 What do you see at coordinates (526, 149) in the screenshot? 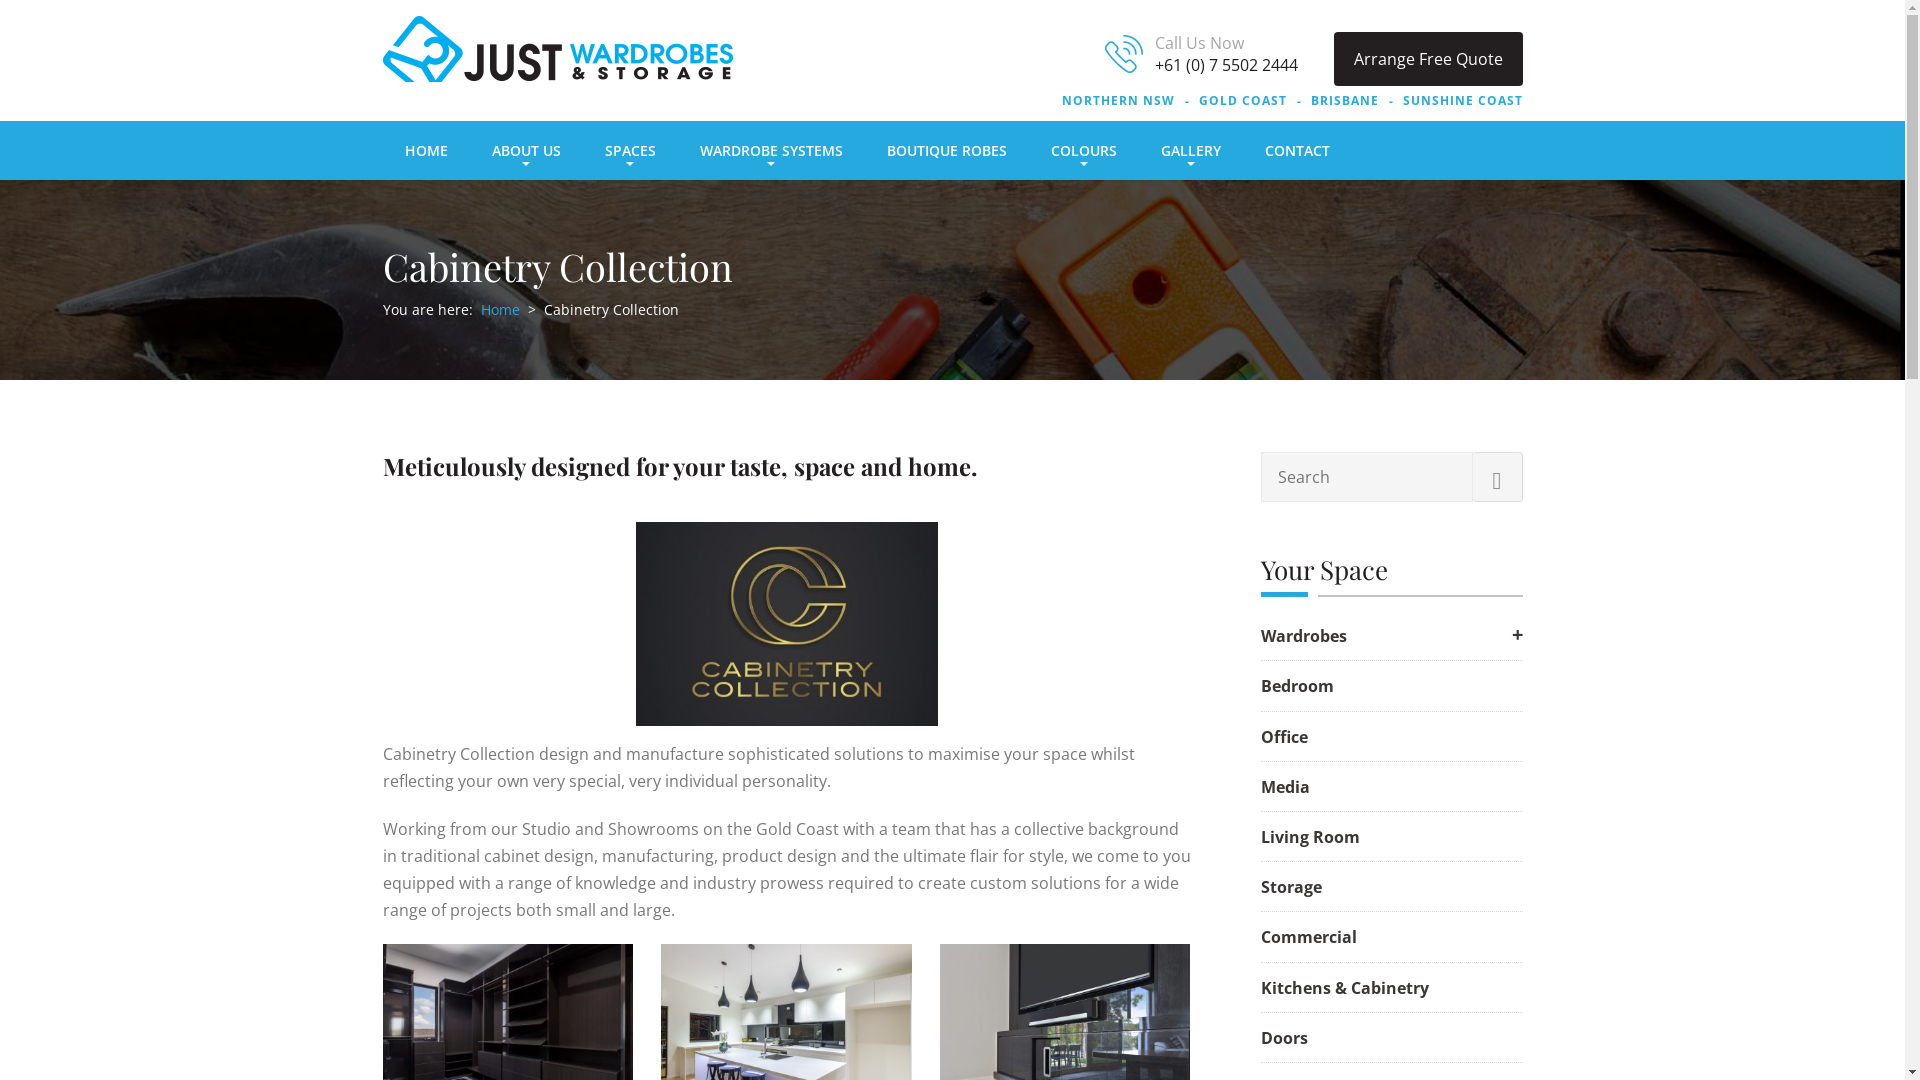
I see `'ABOUT US'` at bounding box center [526, 149].